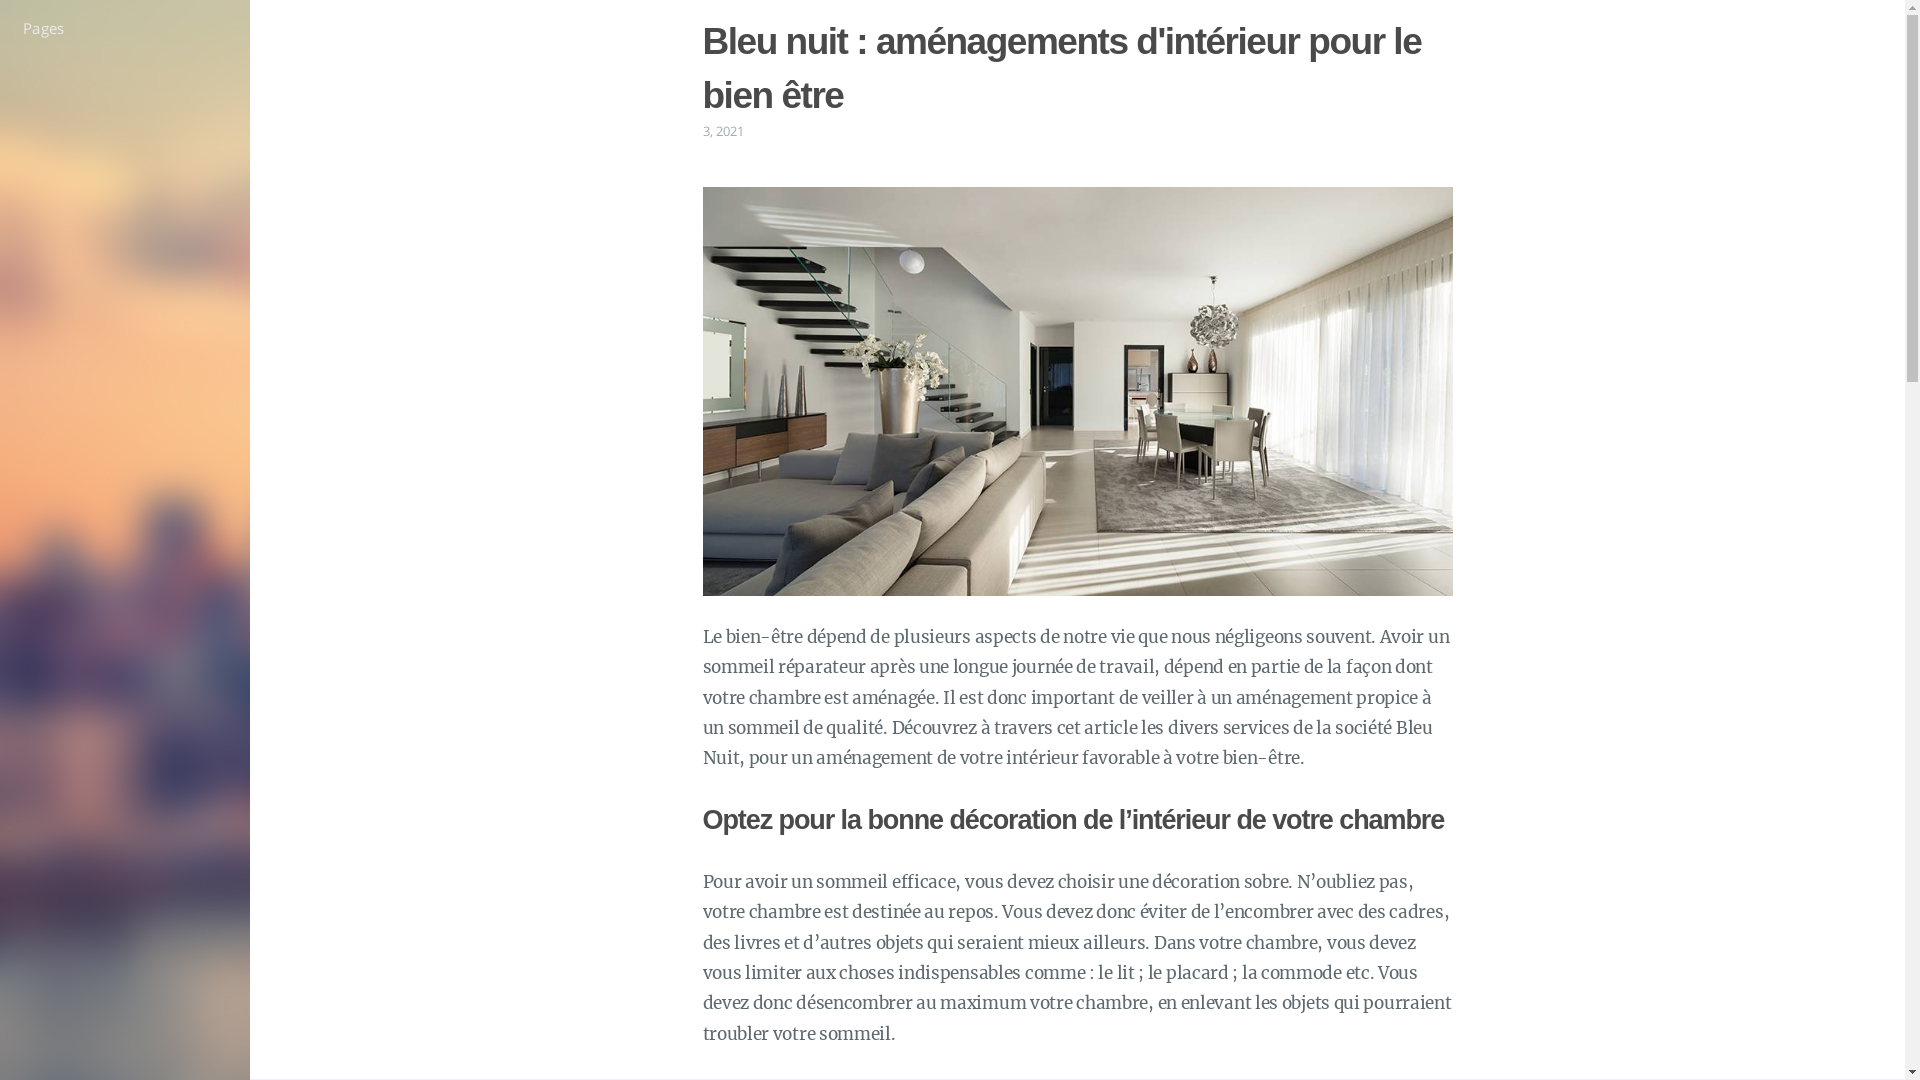 The image size is (1920, 1080). What do you see at coordinates (123, 27) in the screenshot?
I see `'Pages'` at bounding box center [123, 27].